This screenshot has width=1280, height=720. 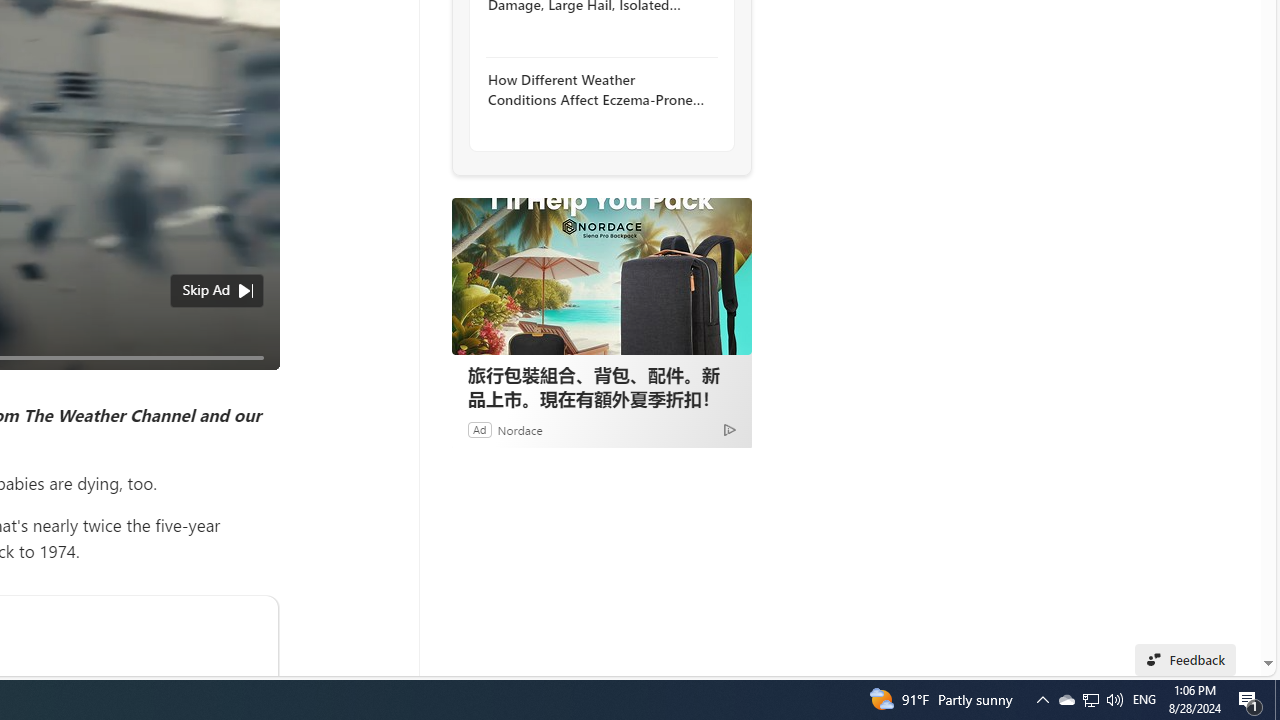 I want to click on 'Skip Ad', so click(x=206, y=290).